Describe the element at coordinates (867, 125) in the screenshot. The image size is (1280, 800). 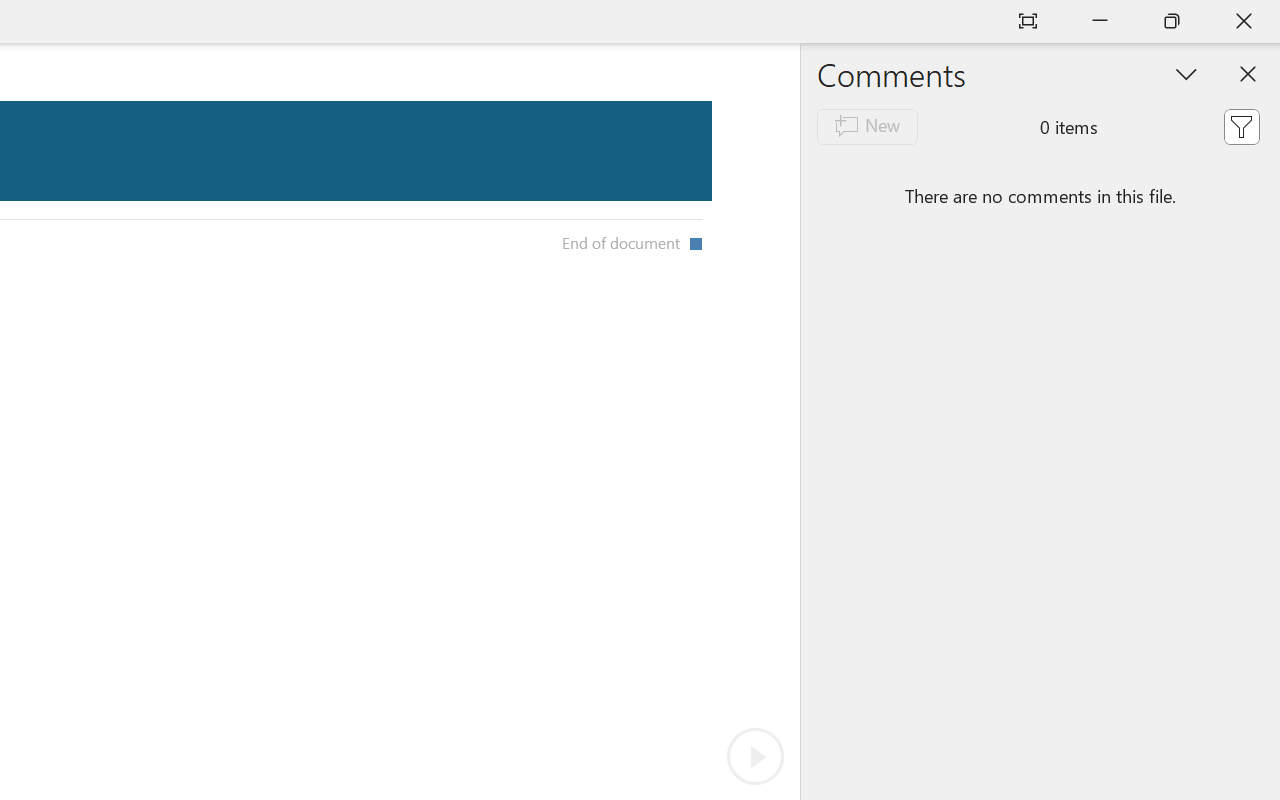
I see `'New comment'` at that location.